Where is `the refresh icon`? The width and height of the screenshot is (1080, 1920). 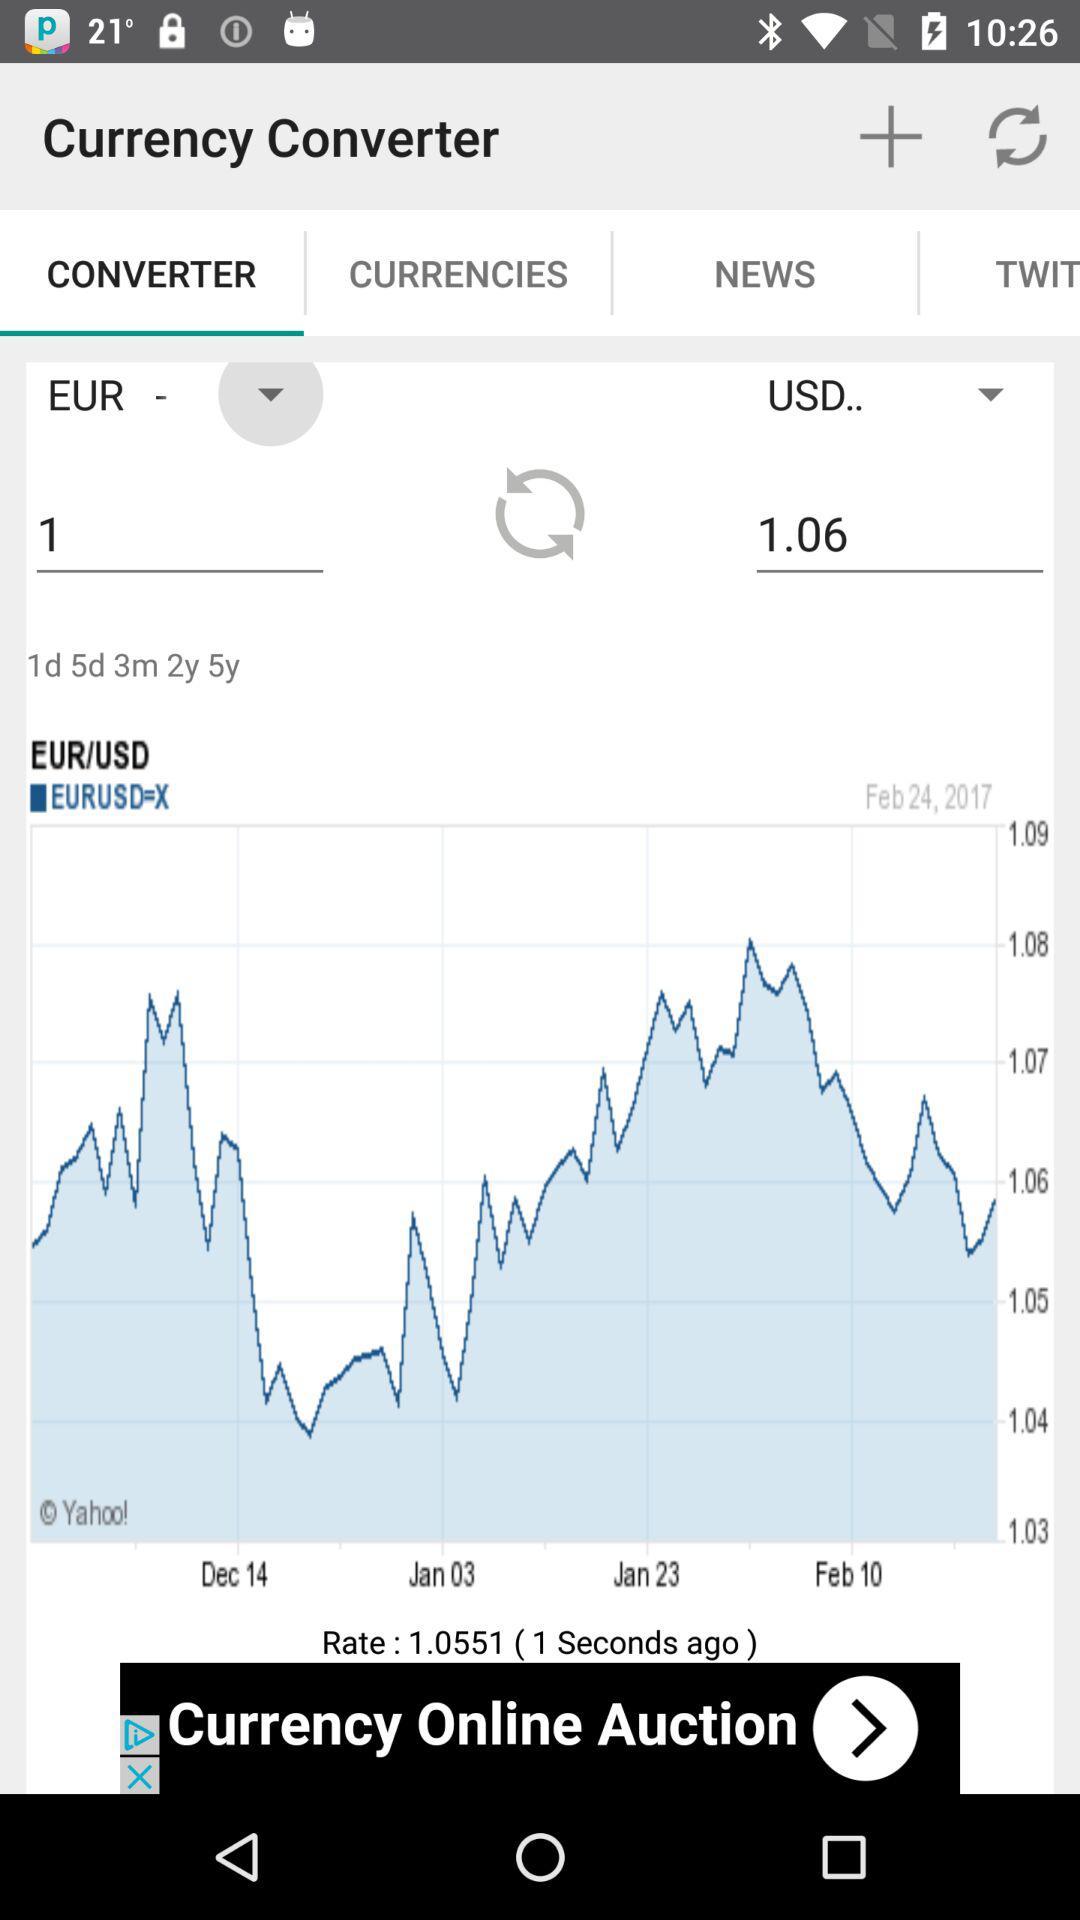 the refresh icon is located at coordinates (540, 513).